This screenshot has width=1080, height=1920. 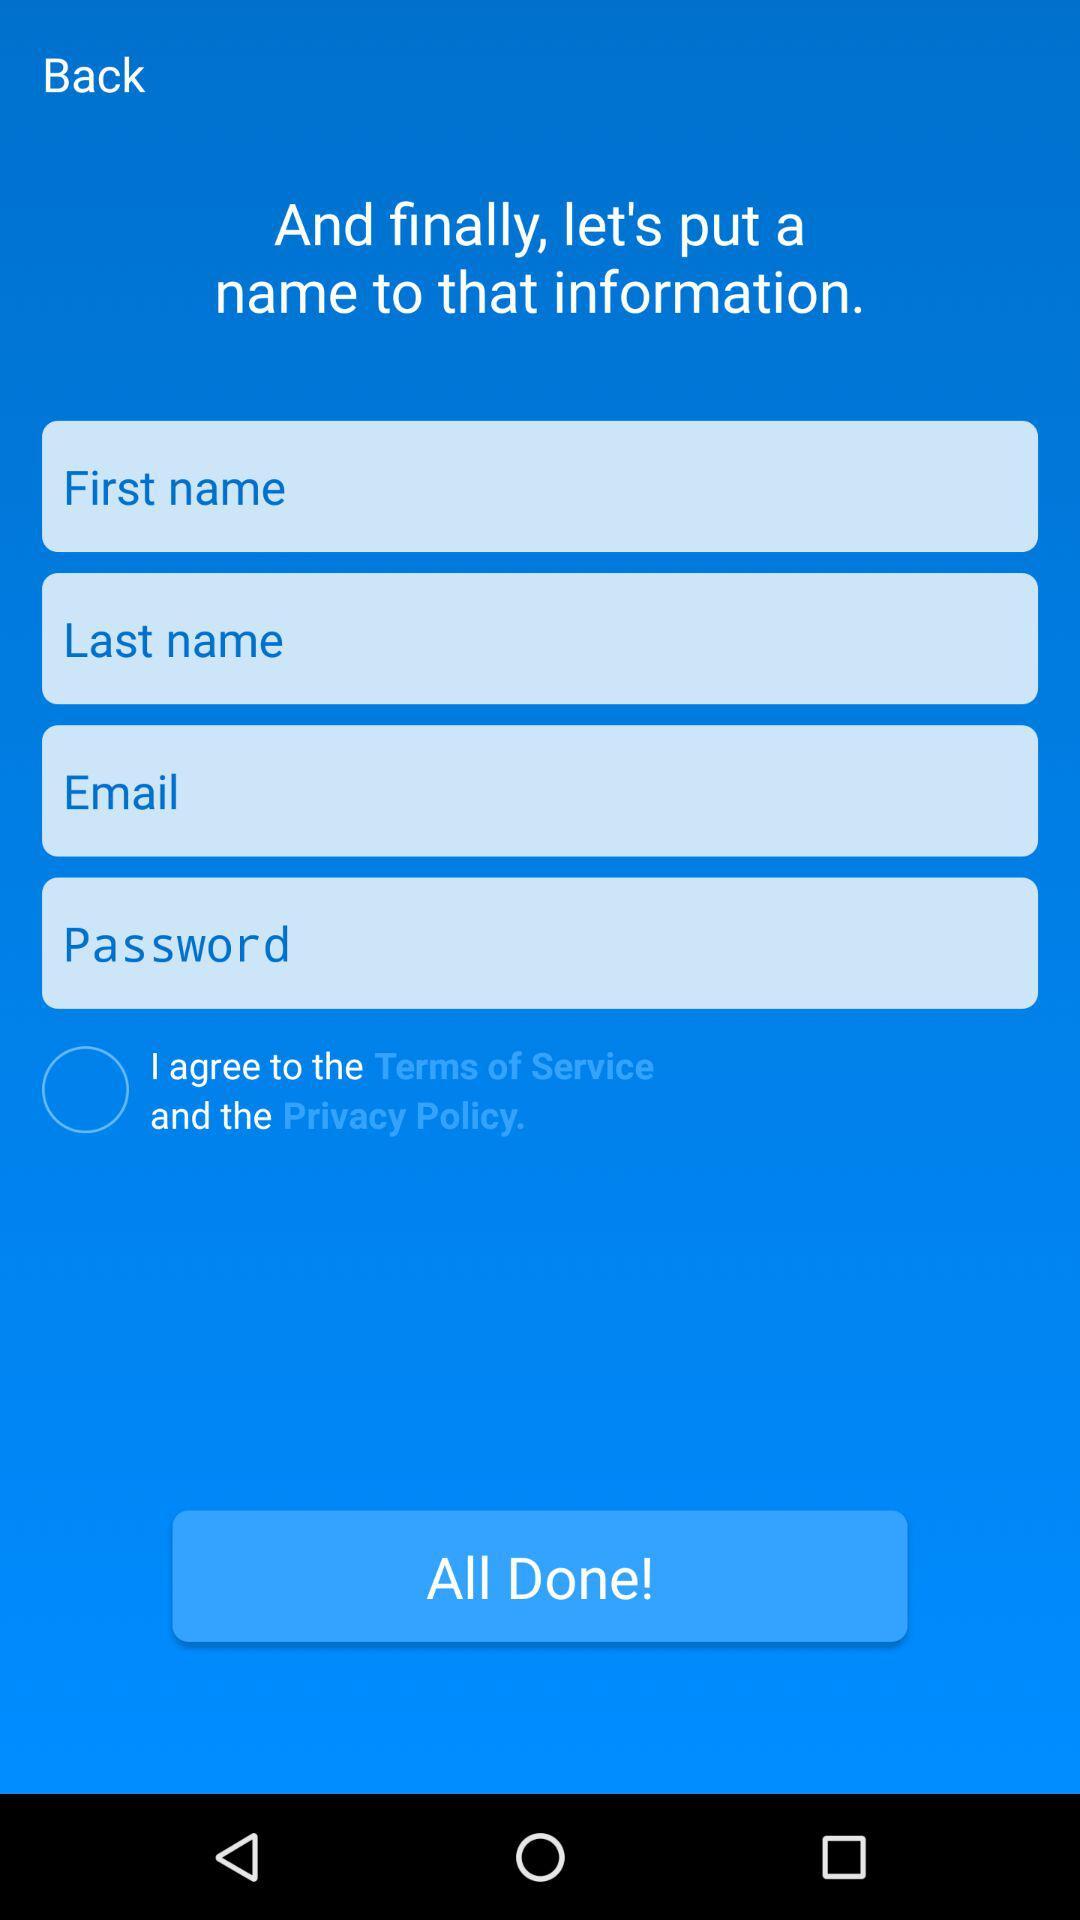 I want to click on agree the condition, so click(x=84, y=1088).